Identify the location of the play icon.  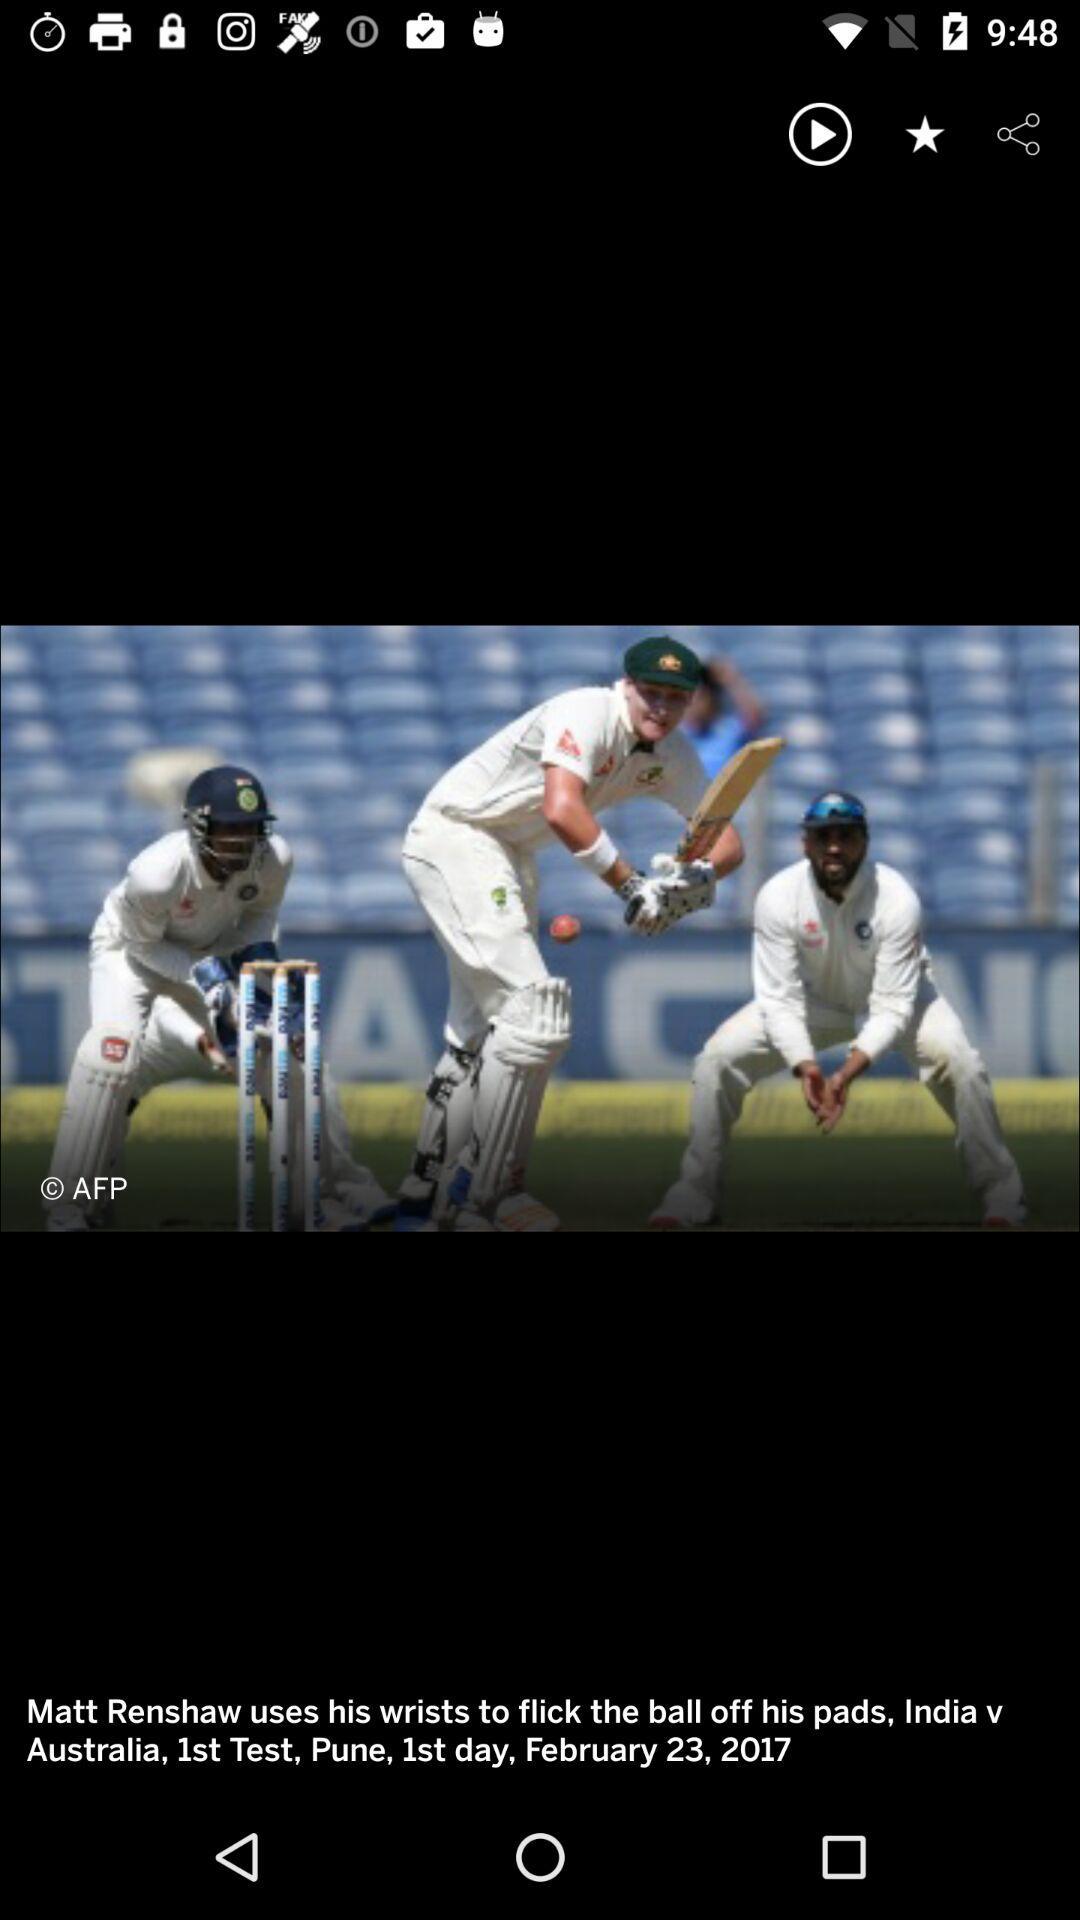
(820, 133).